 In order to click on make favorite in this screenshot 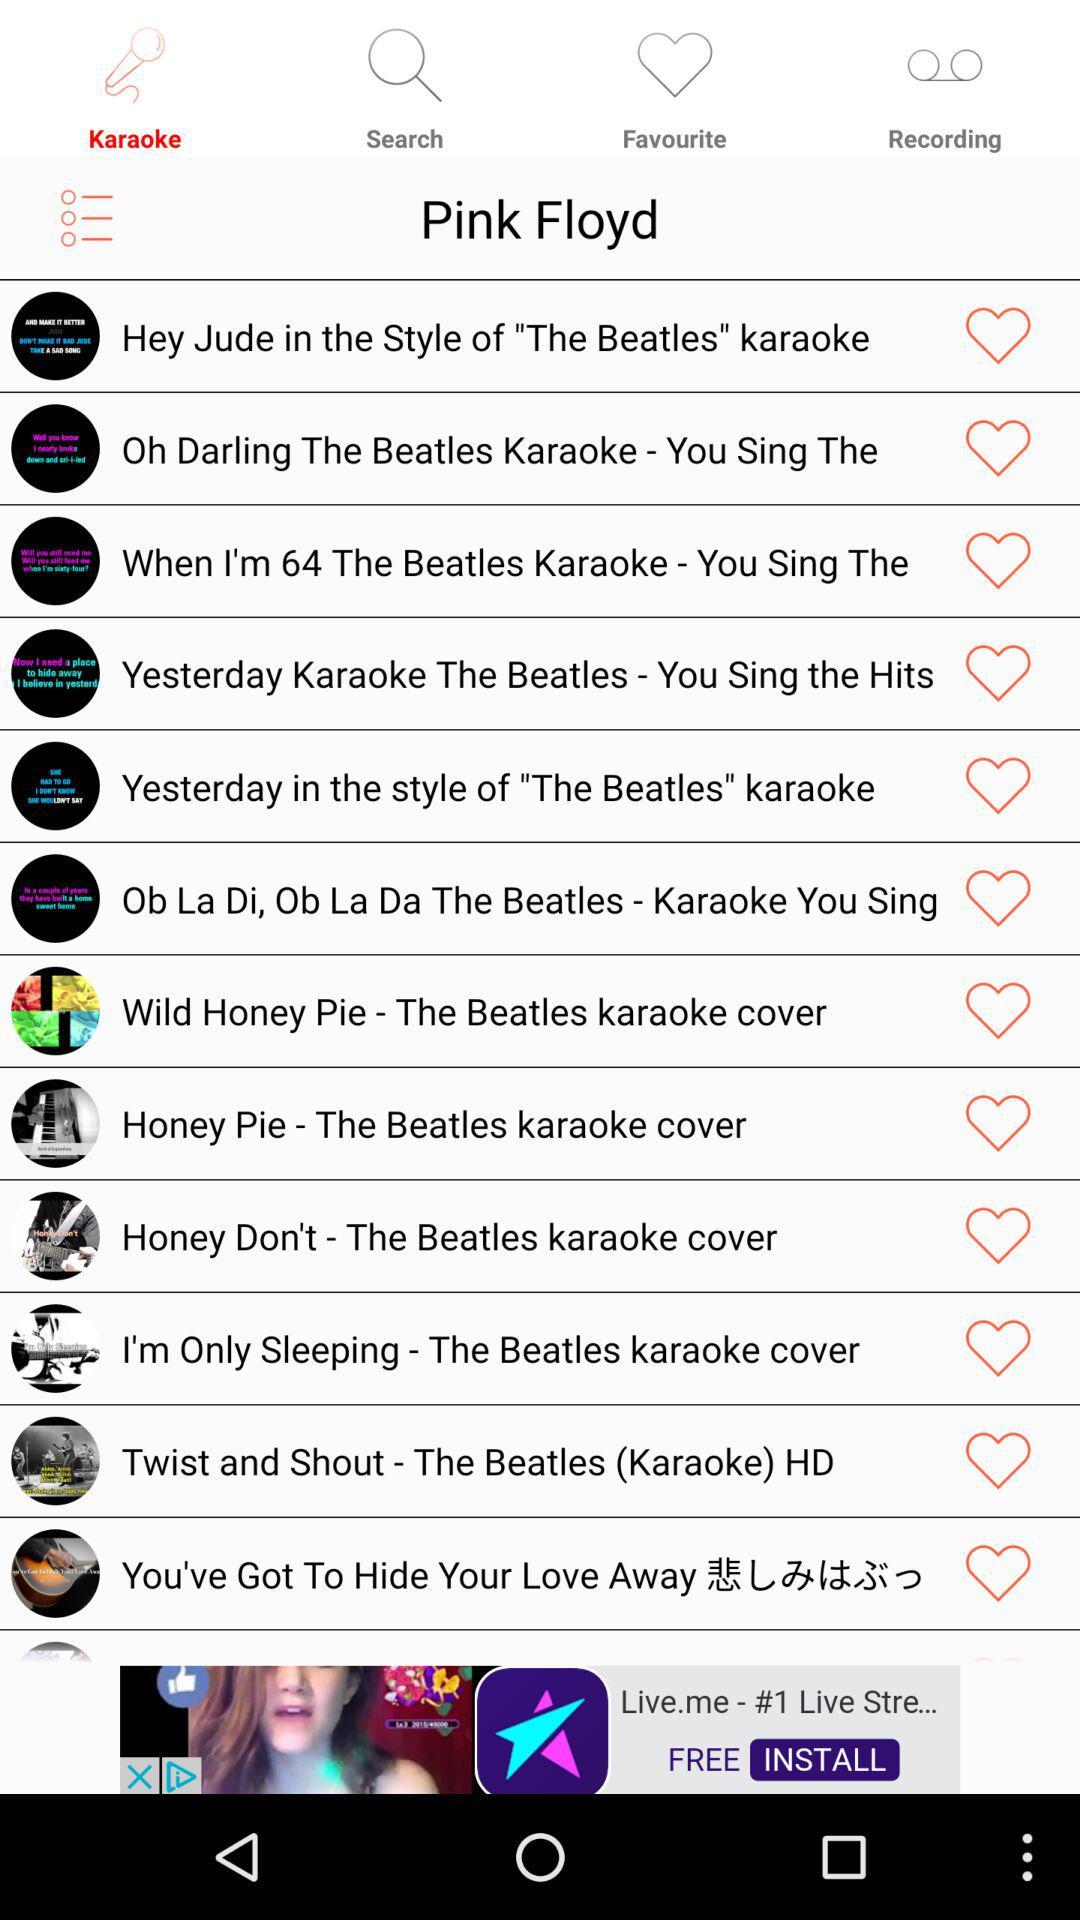, I will do `click(998, 560)`.